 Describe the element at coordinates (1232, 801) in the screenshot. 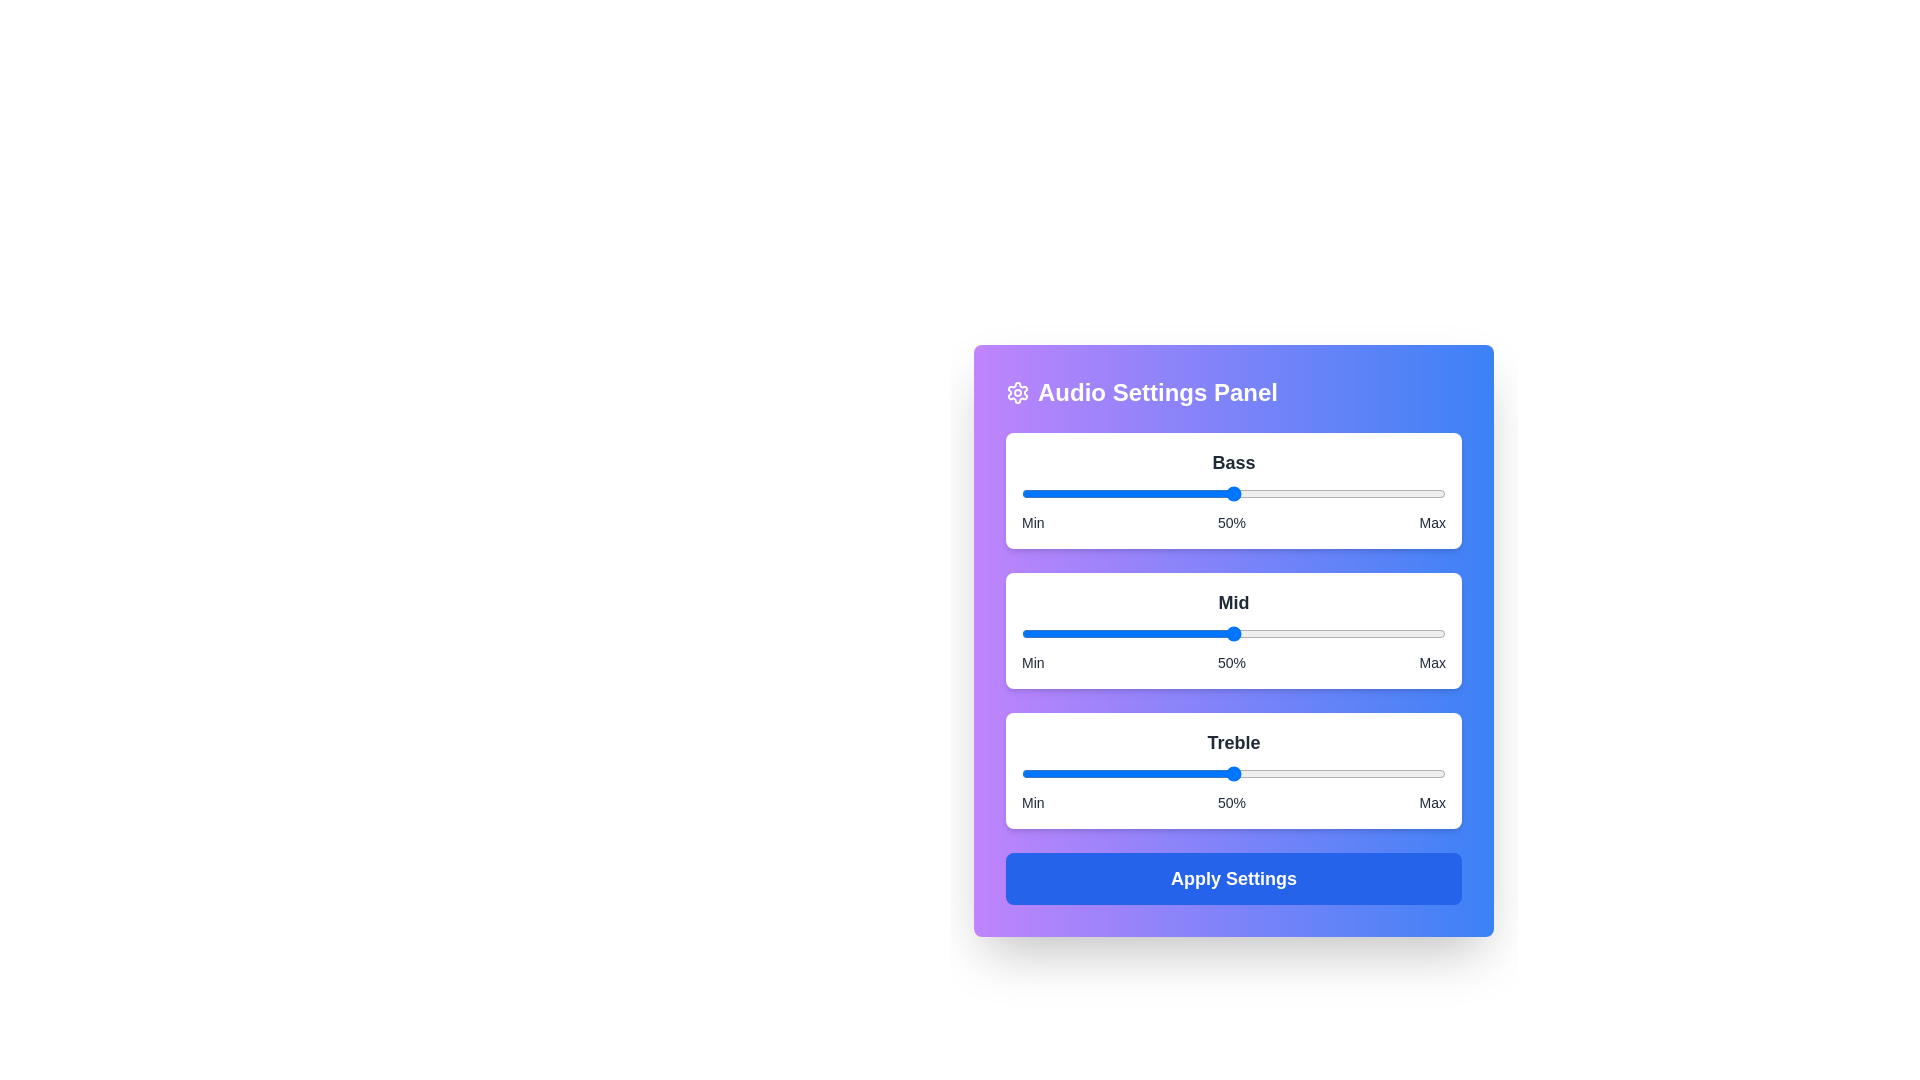

I see `the label indicating the values for the treble slider in the audio settings panel, which displays 'Min', 'Max', and '50%'` at that location.